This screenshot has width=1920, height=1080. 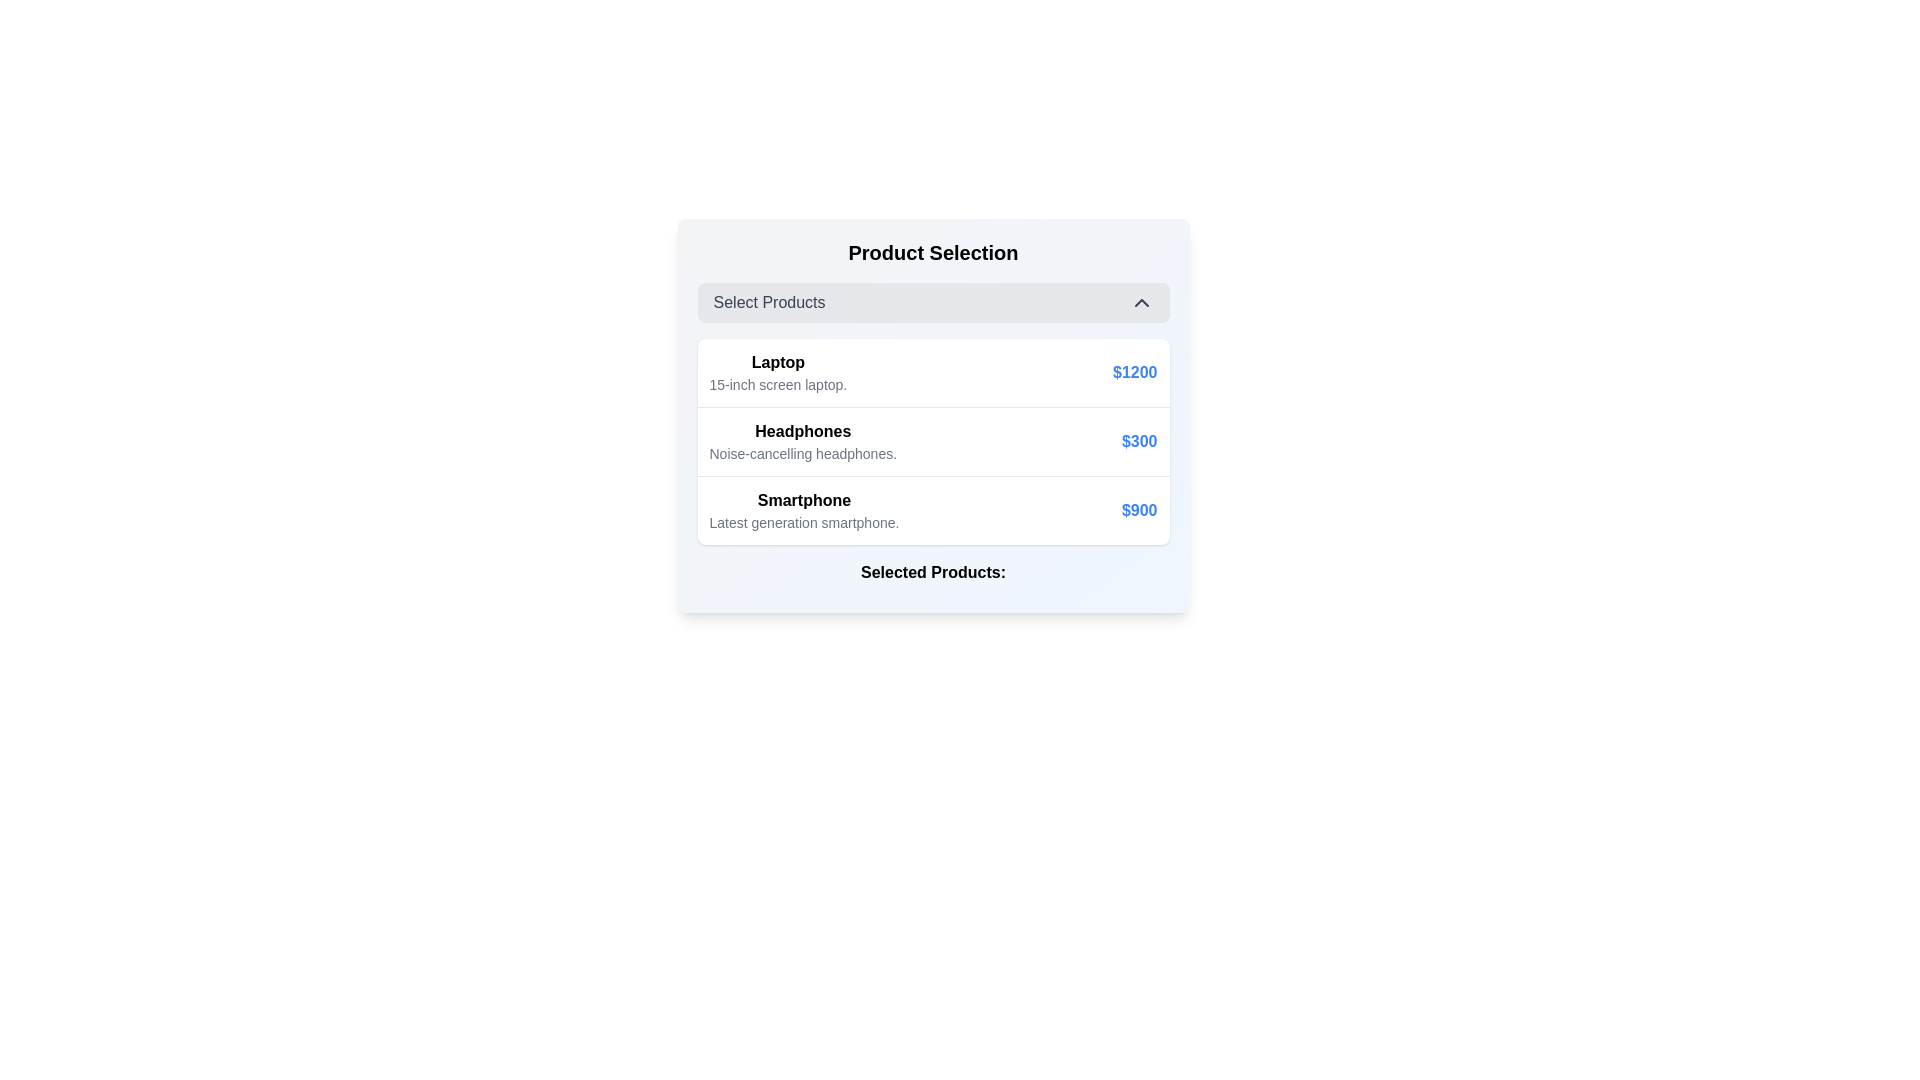 What do you see at coordinates (777, 373) in the screenshot?
I see `the Text content display element that informs users about the product, positioned as the first item in the list of product descriptions` at bounding box center [777, 373].